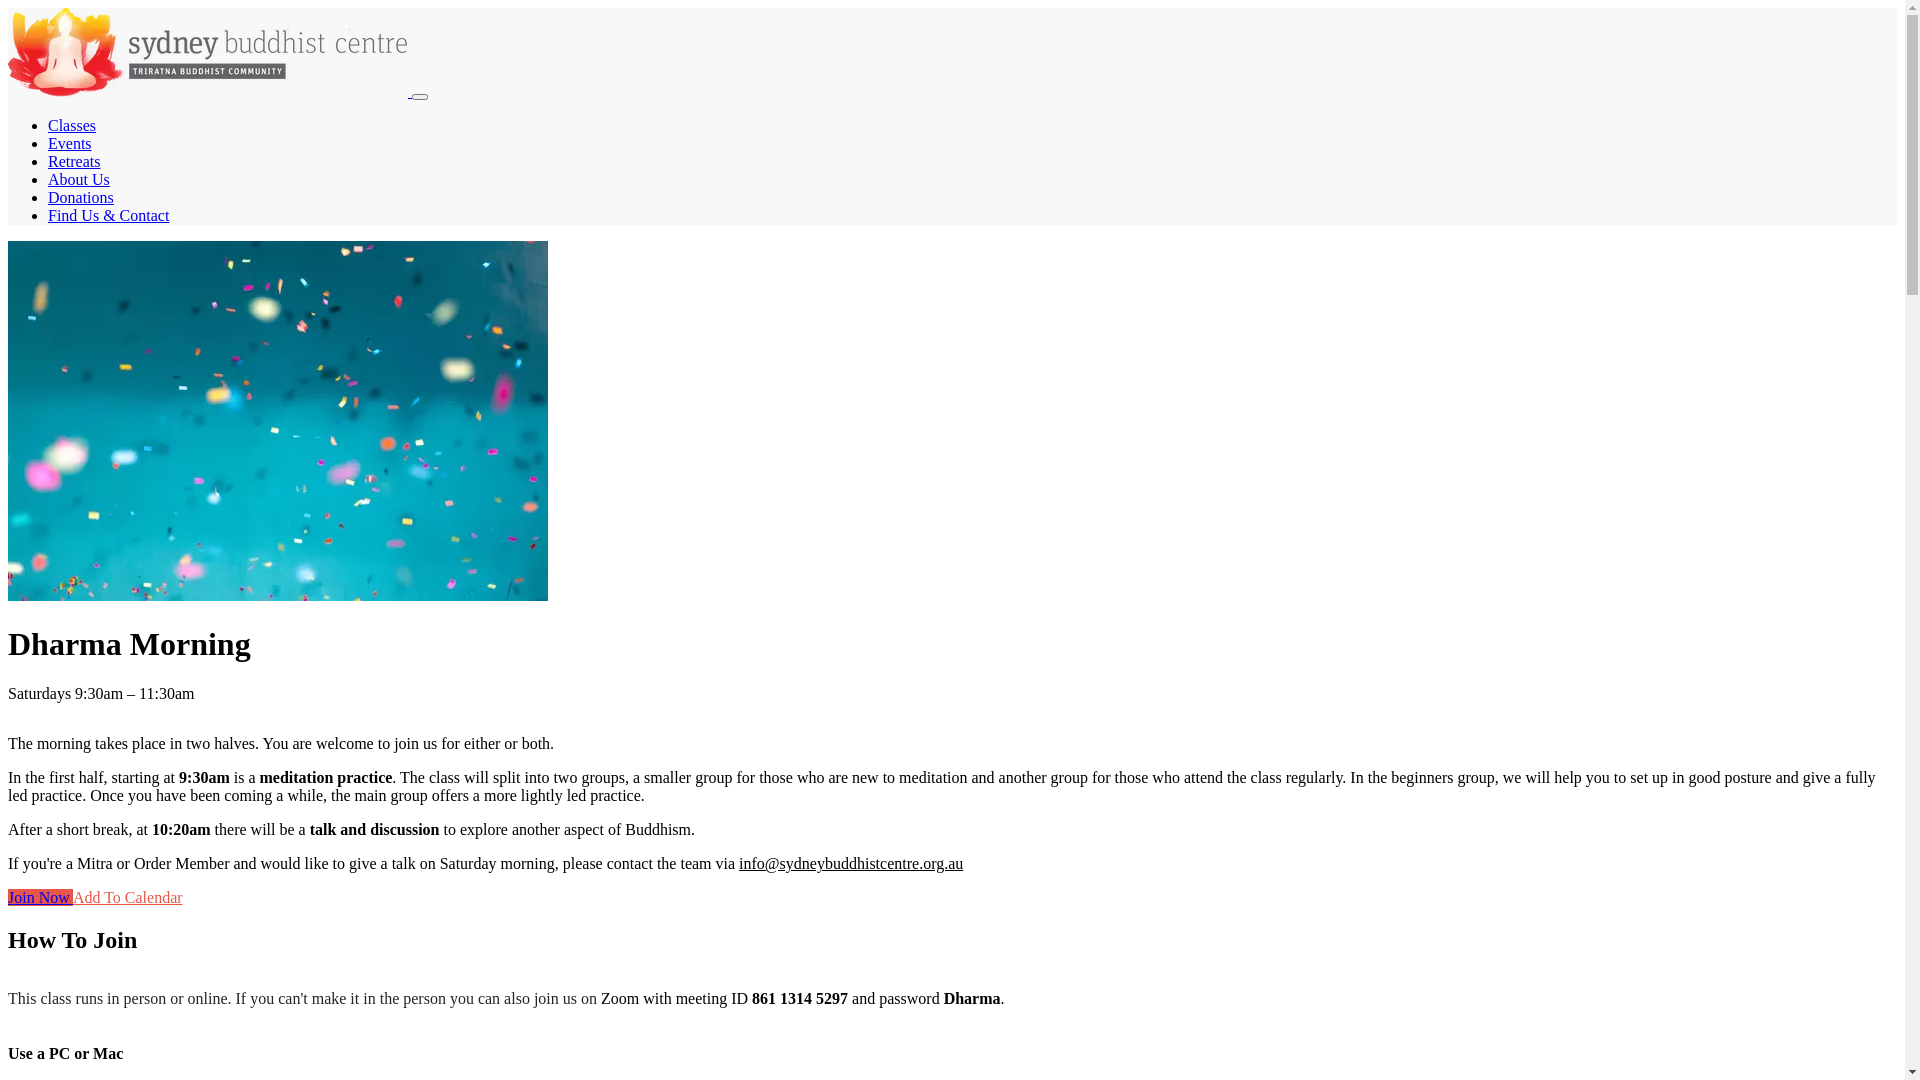 The width and height of the screenshot is (1920, 1080). What do you see at coordinates (40, 896) in the screenshot?
I see `'Join Now'` at bounding box center [40, 896].